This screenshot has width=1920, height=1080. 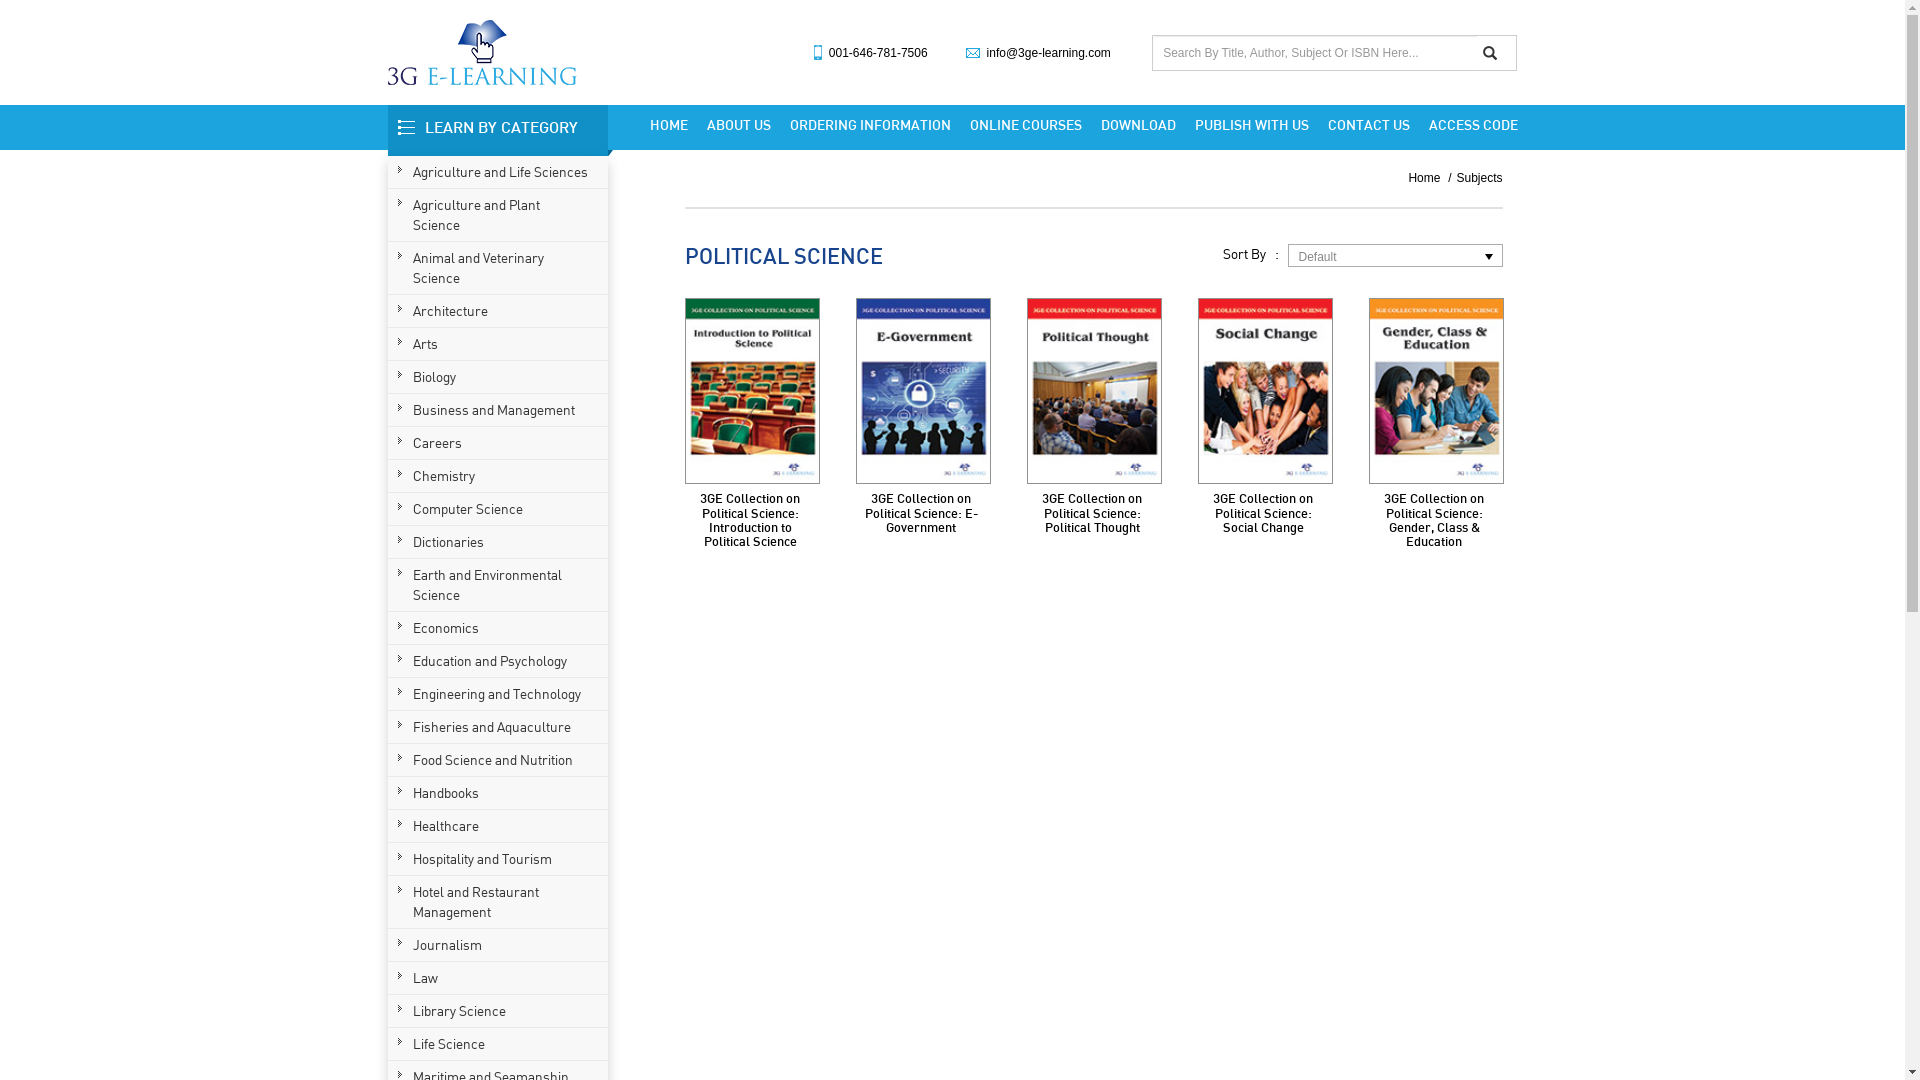 I want to click on 'ORDERING INFORMATION', so click(x=870, y=124).